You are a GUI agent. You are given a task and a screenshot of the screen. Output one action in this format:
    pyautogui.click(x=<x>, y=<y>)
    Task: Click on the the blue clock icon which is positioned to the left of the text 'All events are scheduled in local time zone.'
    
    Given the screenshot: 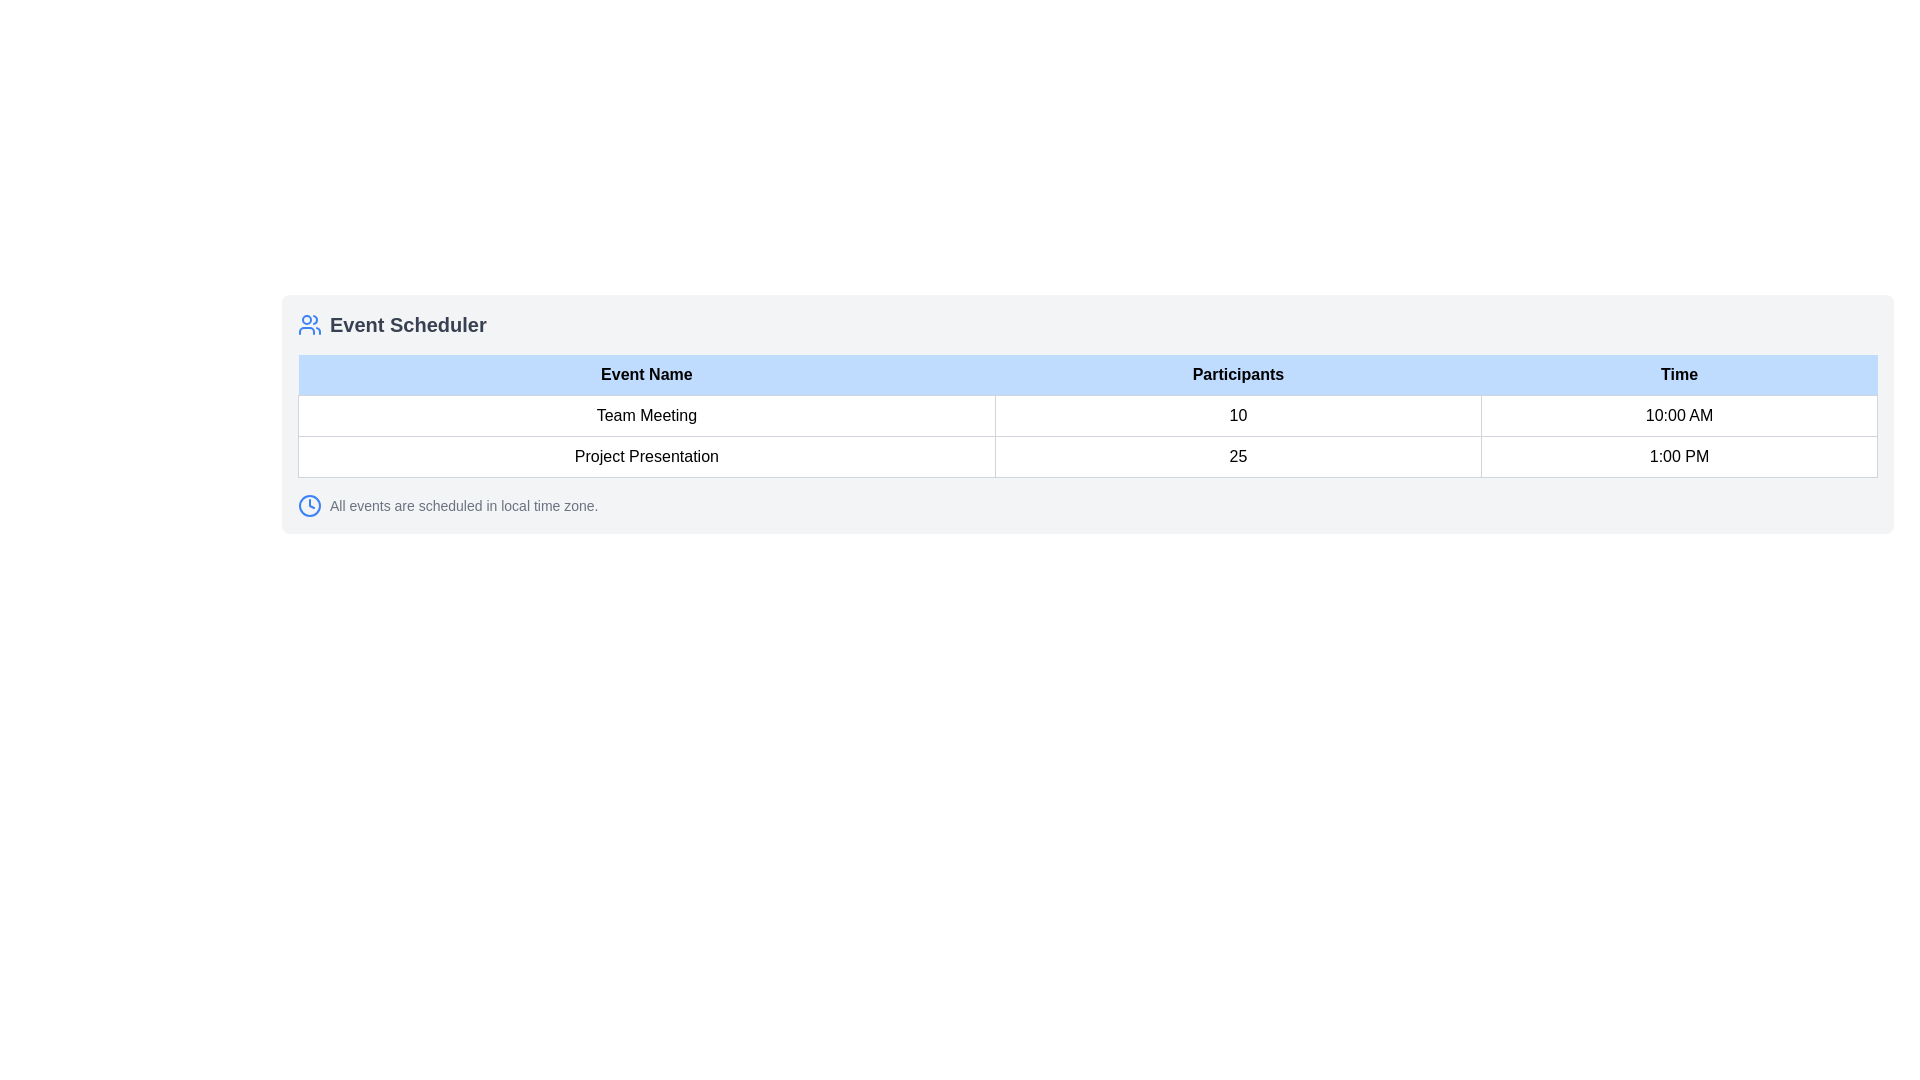 What is the action you would take?
    pyautogui.click(x=309, y=504)
    